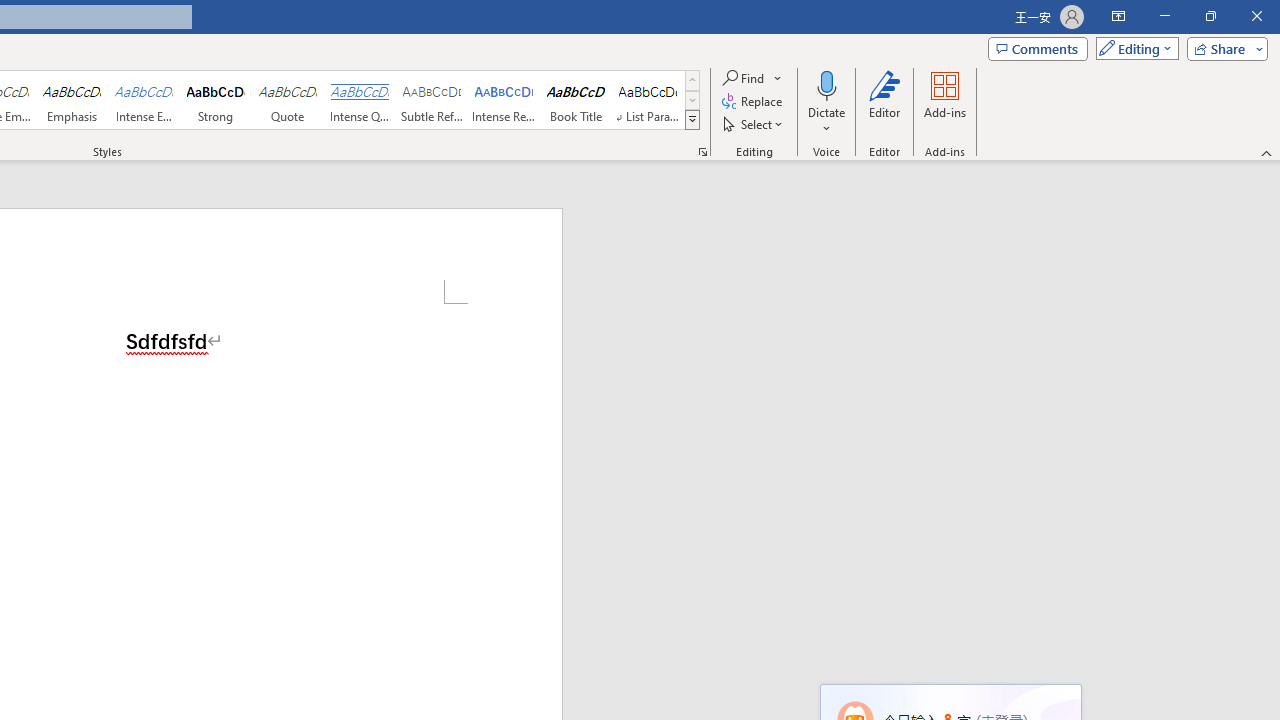 The width and height of the screenshot is (1280, 720). What do you see at coordinates (359, 100) in the screenshot?
I see `'Intense Quote'` at bounding box center [359, 100].